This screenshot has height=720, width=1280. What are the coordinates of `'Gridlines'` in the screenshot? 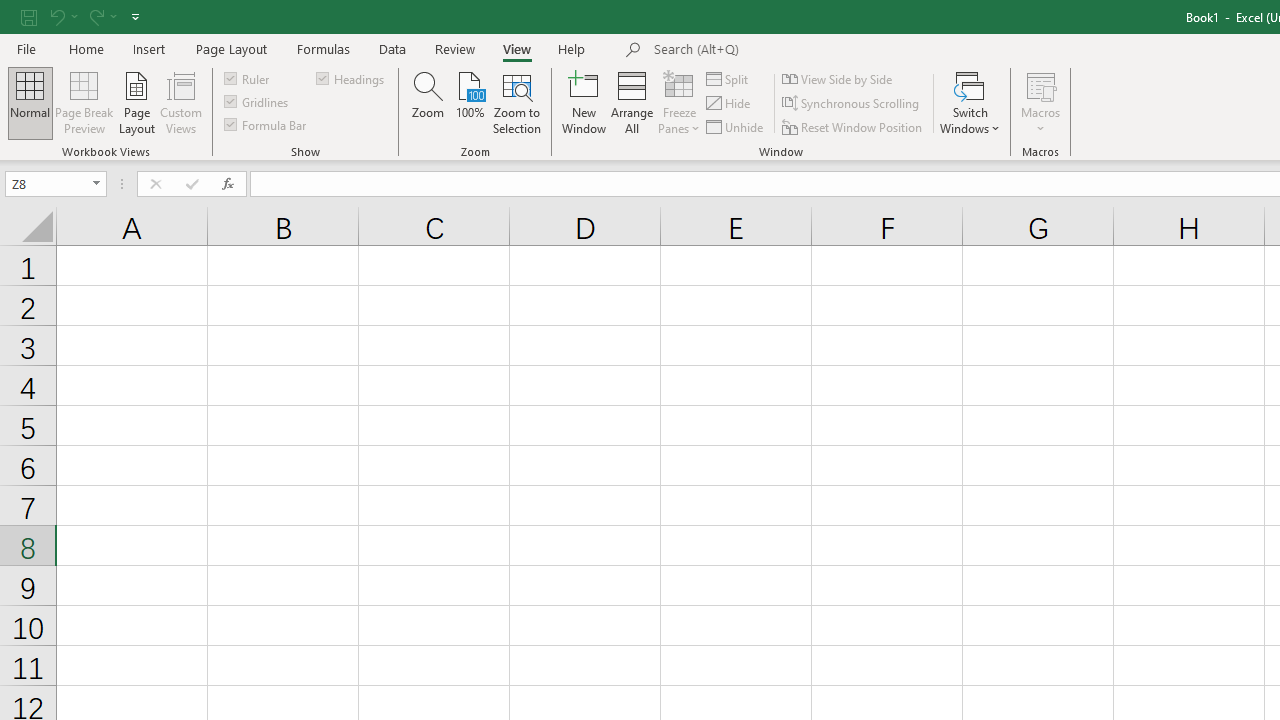 It's located at (256, 101).